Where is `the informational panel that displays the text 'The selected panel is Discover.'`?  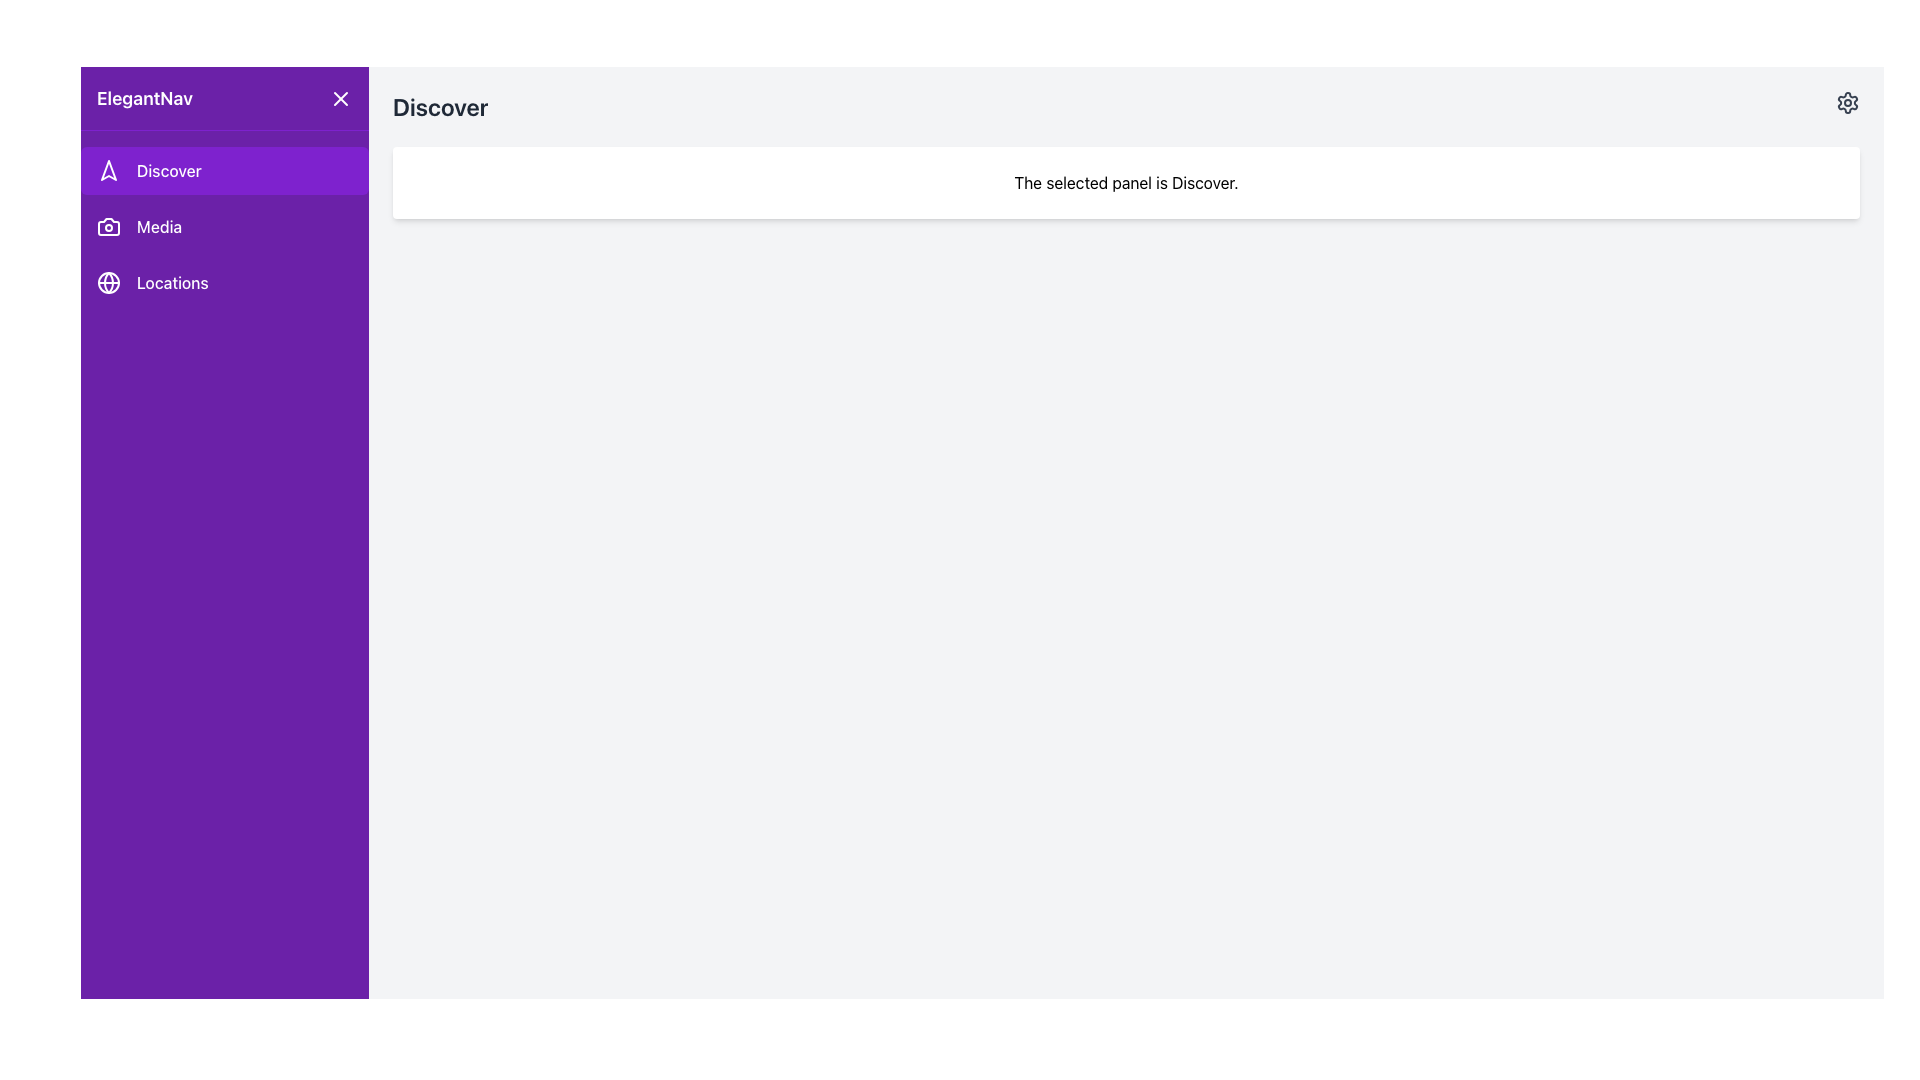 the informational panel that displays the text 'The selected panel is Discover.' is located at coordinates (1126, 182).